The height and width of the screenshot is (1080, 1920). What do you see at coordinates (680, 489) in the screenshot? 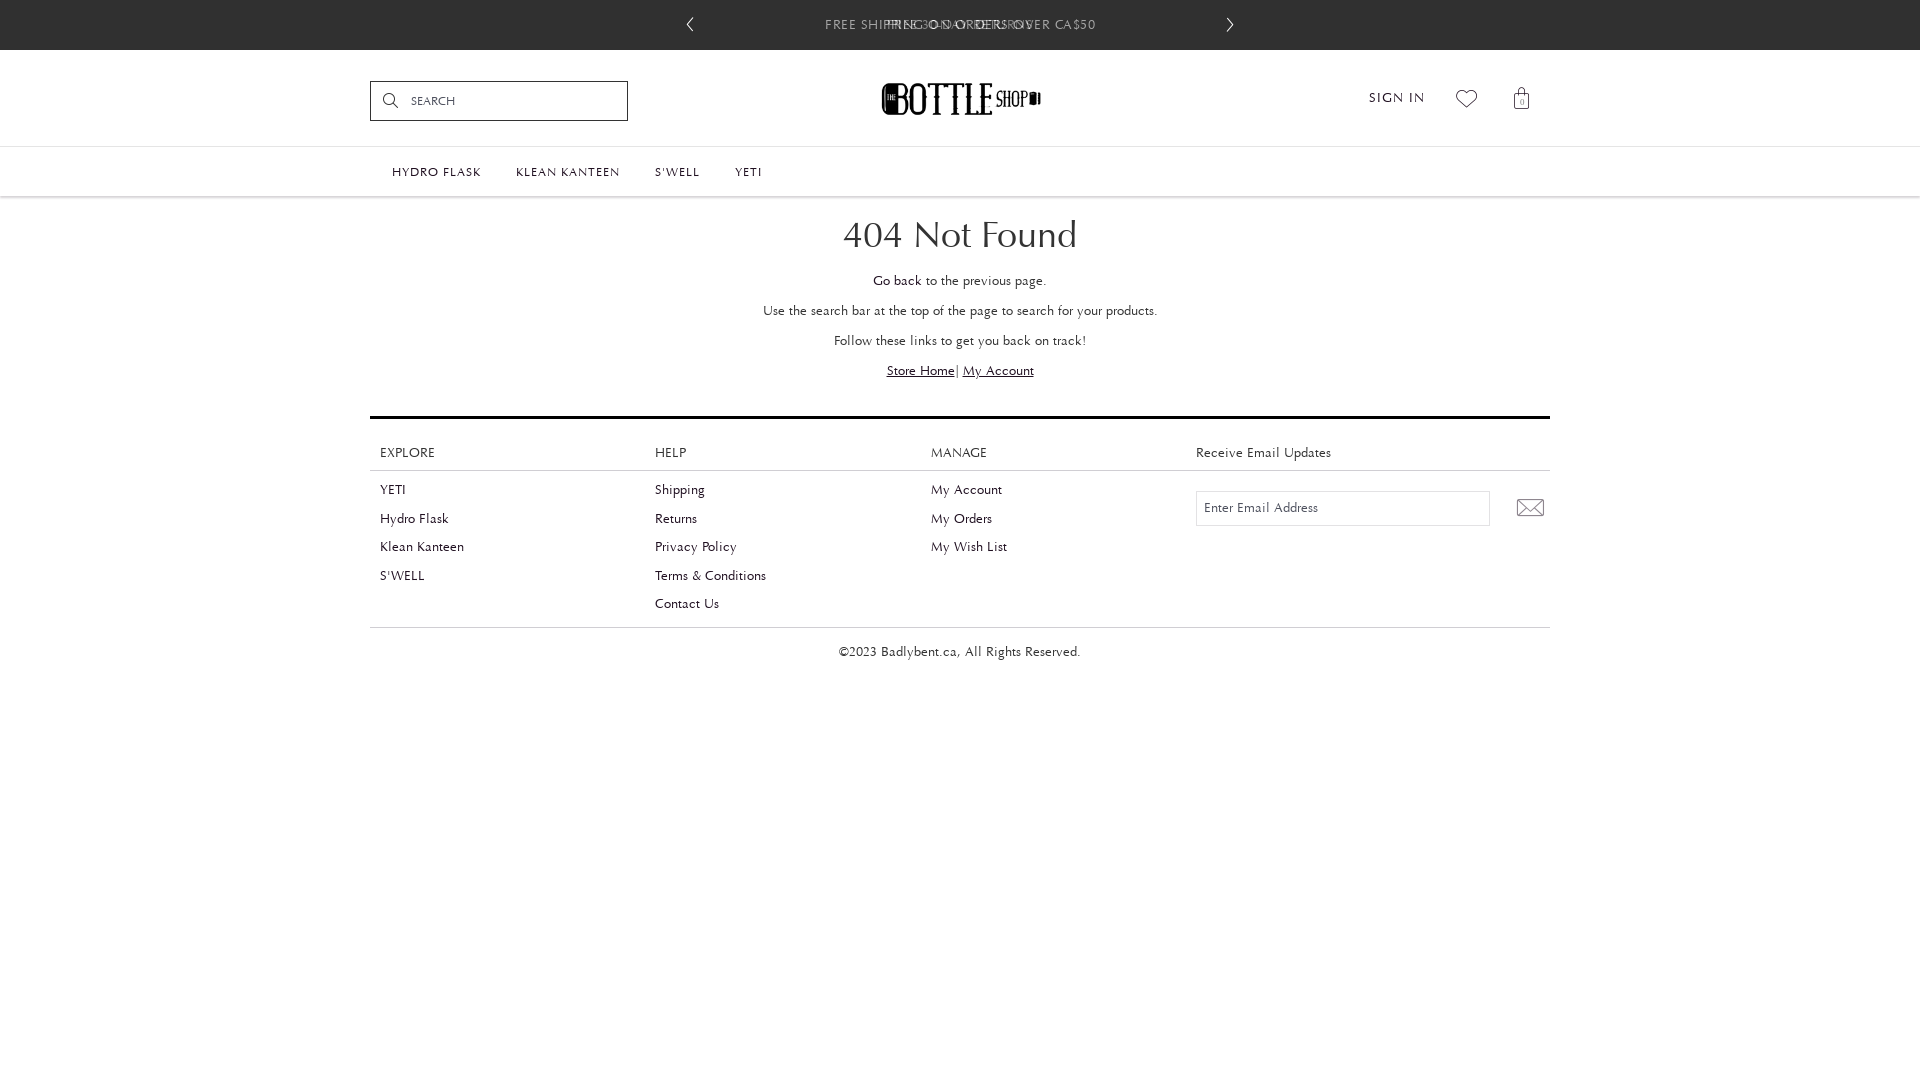
I see `'Shipping'` at bounding box center [680, 489].